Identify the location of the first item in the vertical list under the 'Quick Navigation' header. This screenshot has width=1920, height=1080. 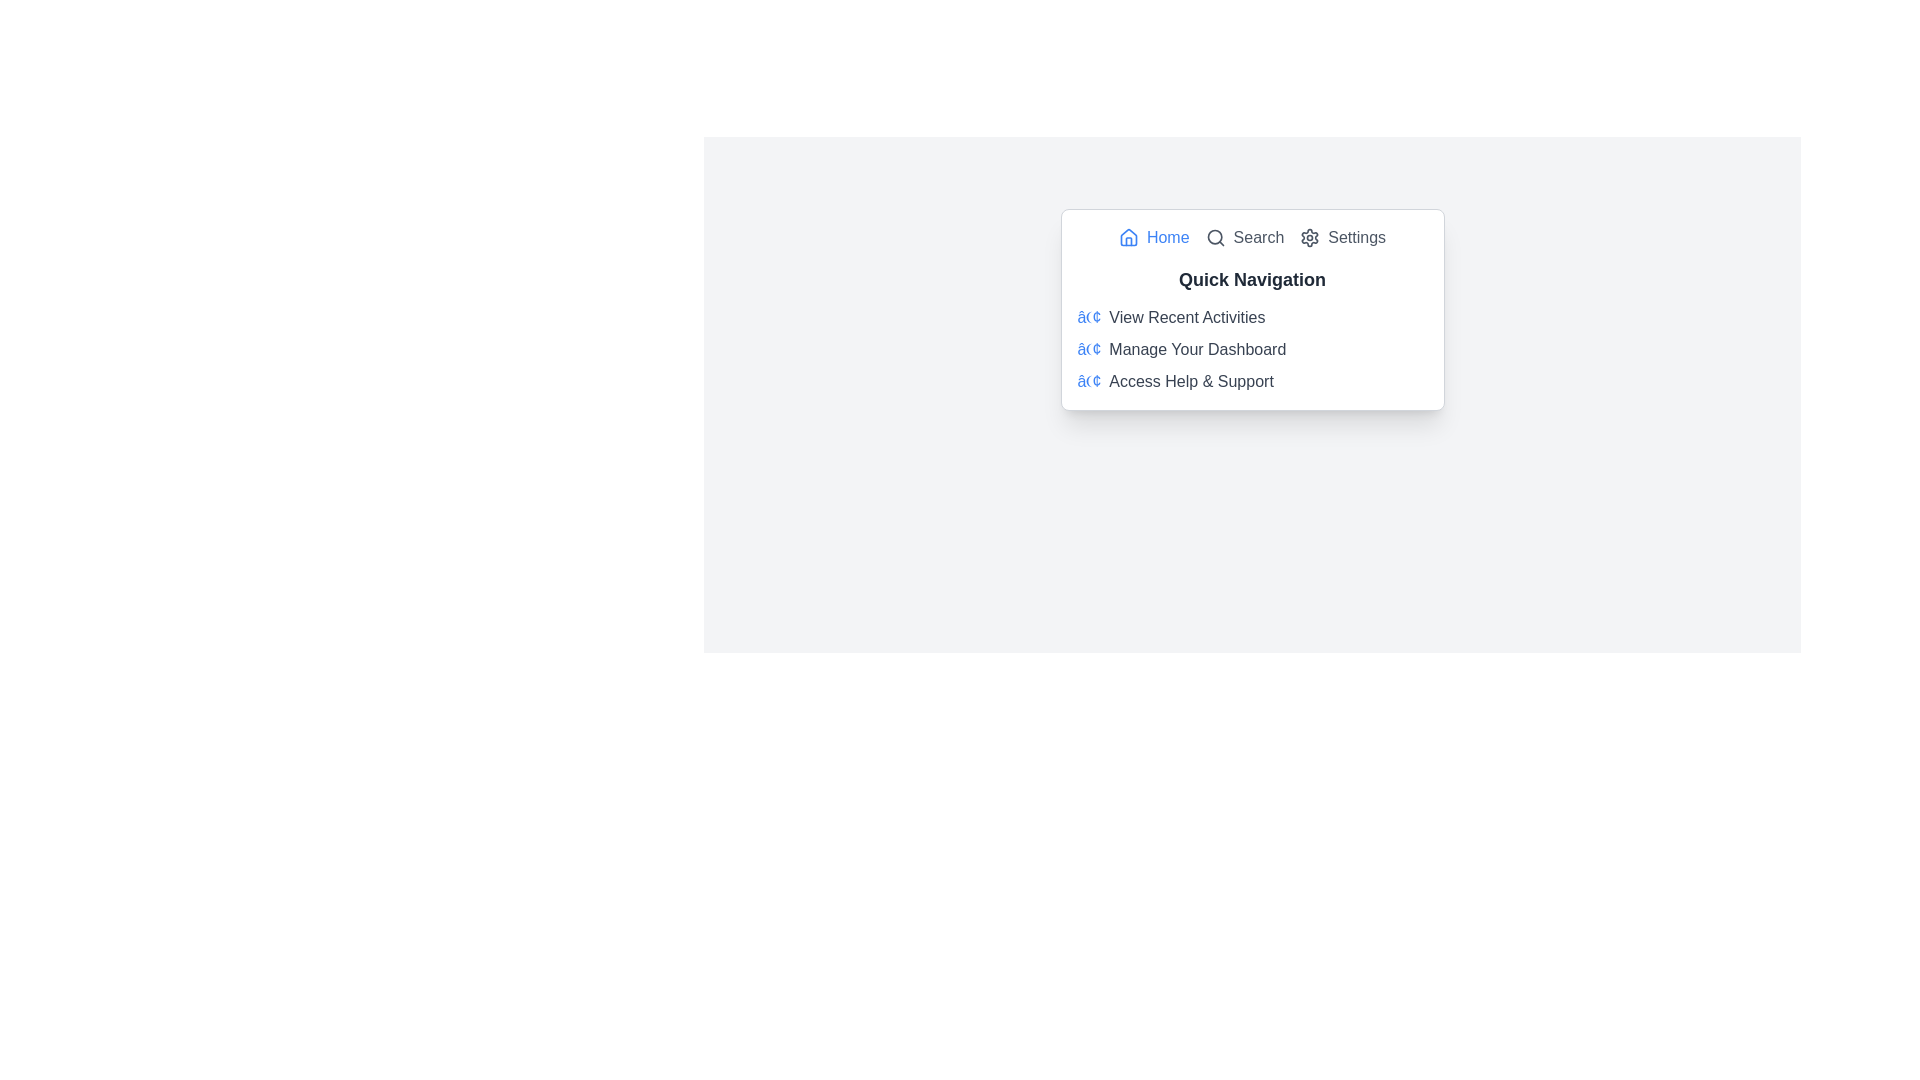
(1251, 316).